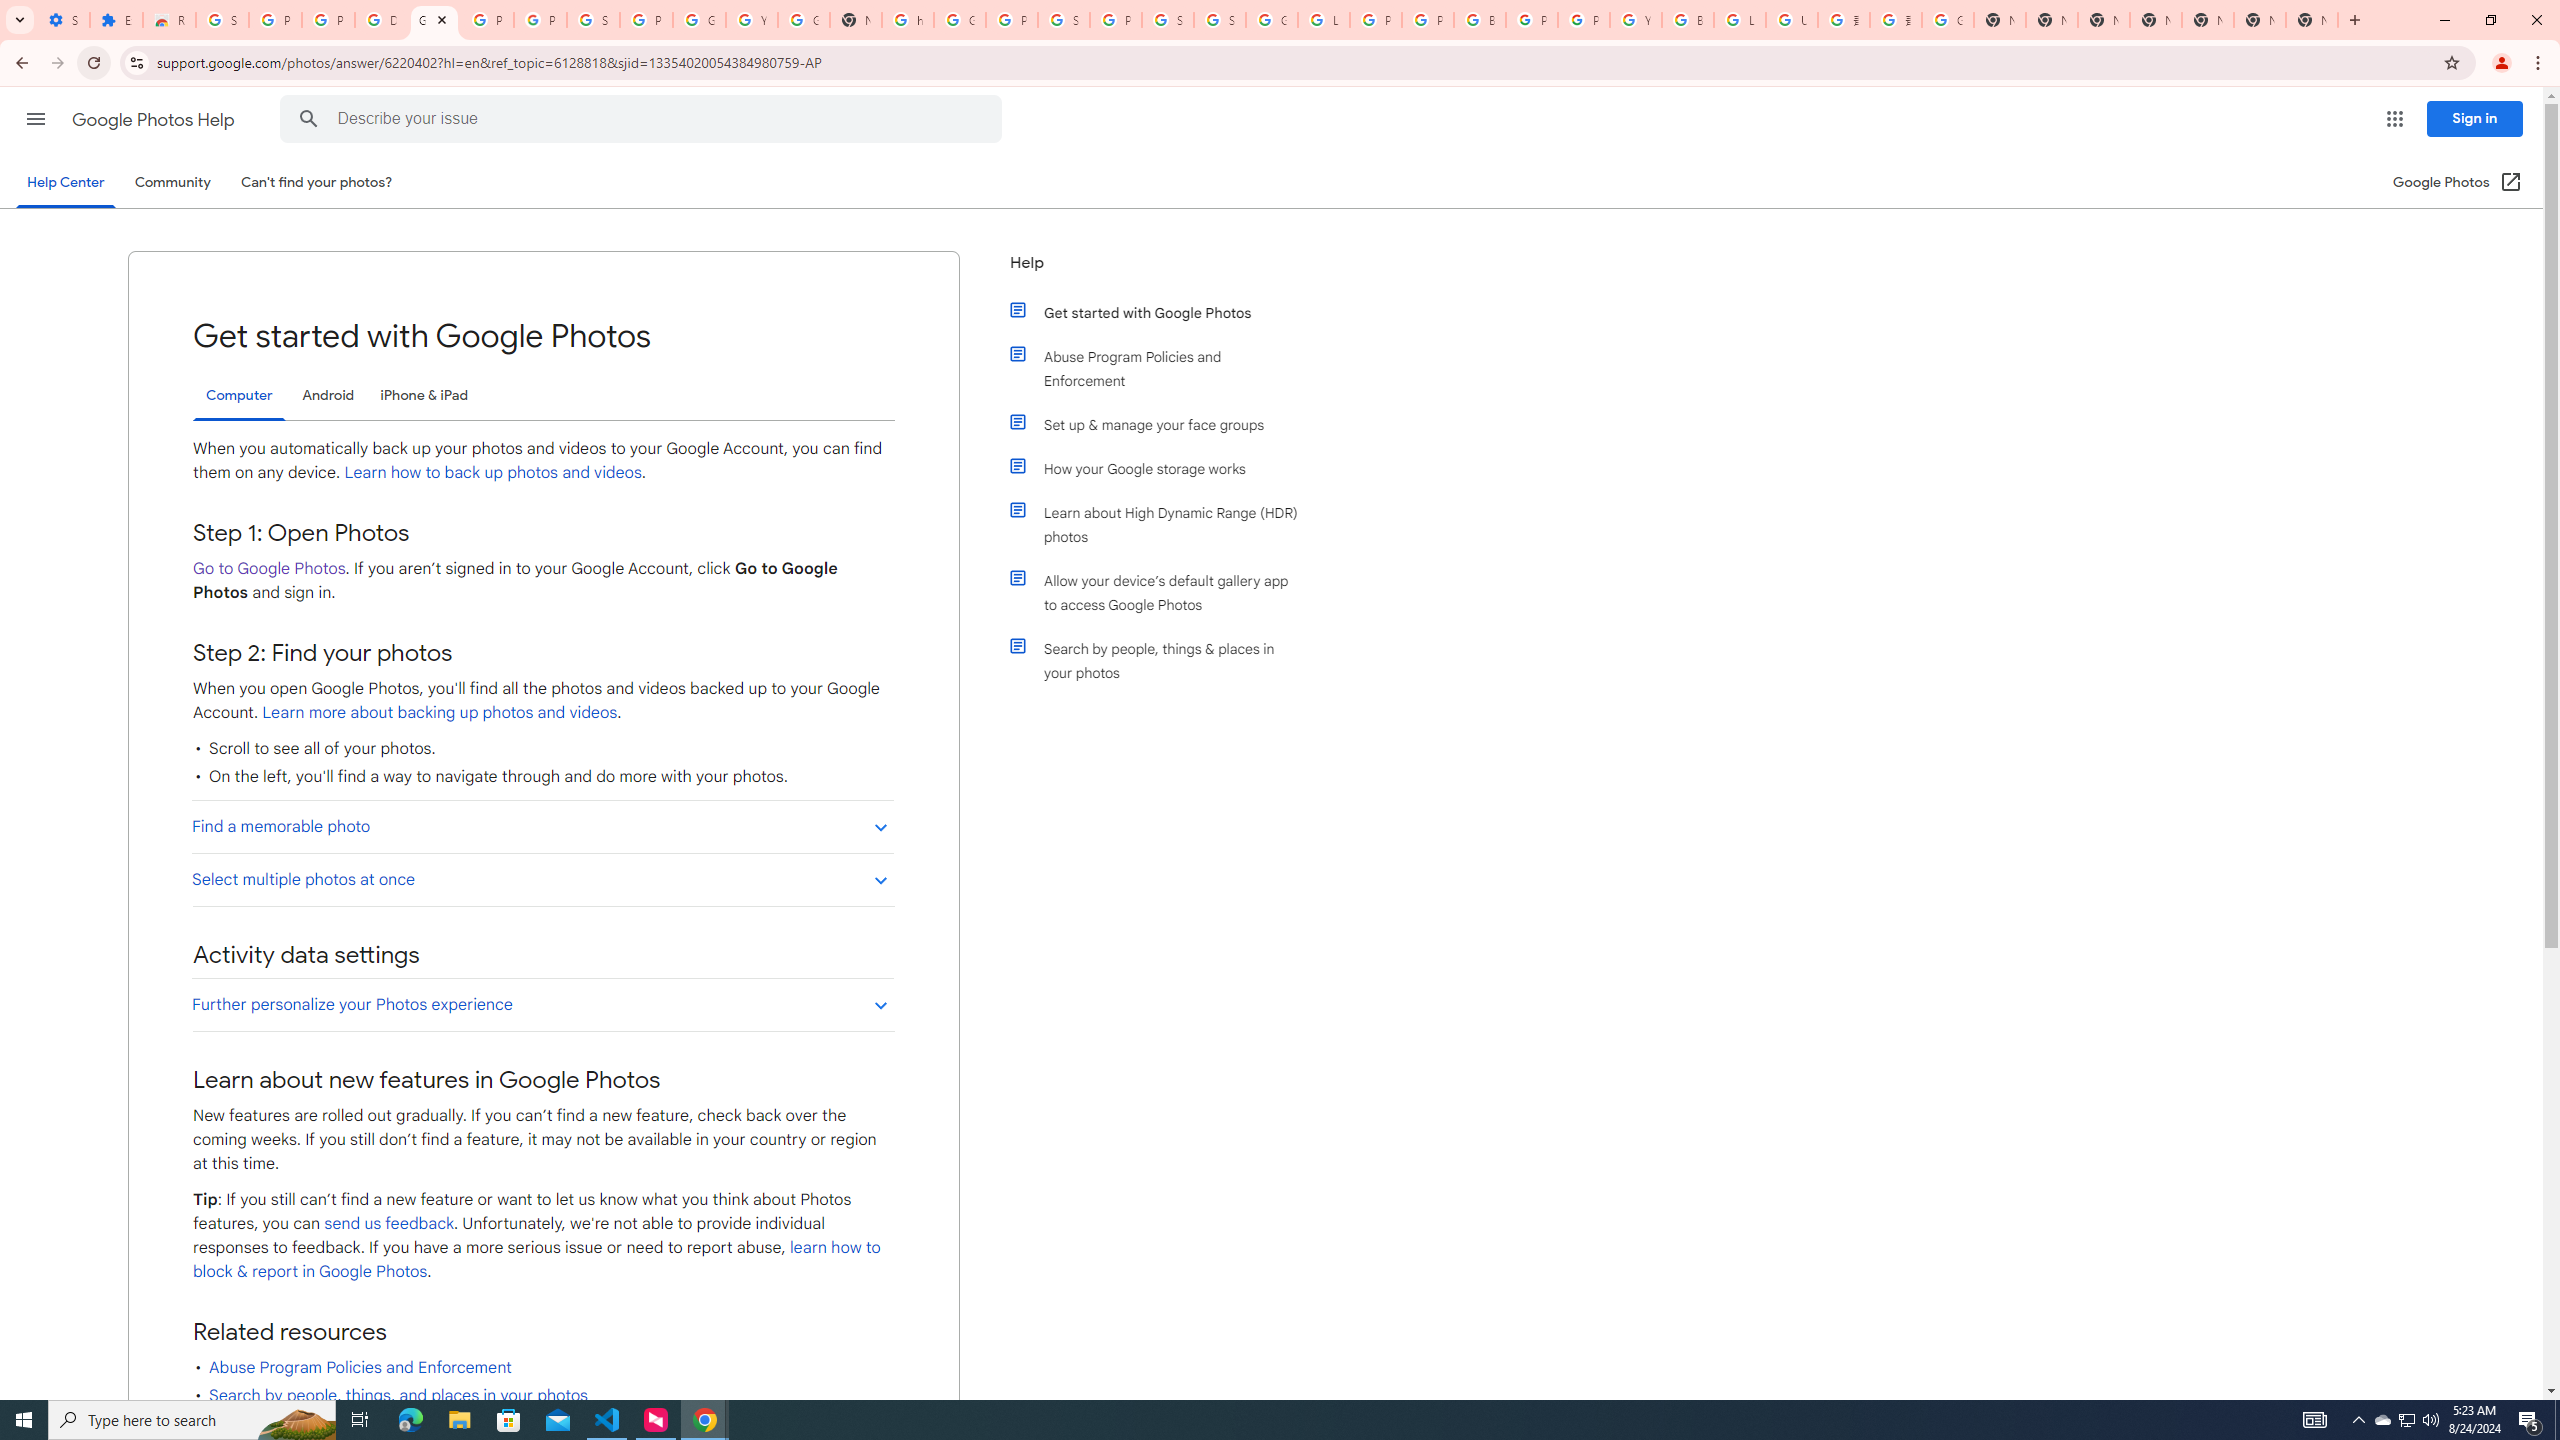 The height and width of the screenshot is (1440, 2560). Describe the element at coordinates (1162, 368) in the screenshot. I see `'Abuse Program Policies and Enforcement'` at that location.